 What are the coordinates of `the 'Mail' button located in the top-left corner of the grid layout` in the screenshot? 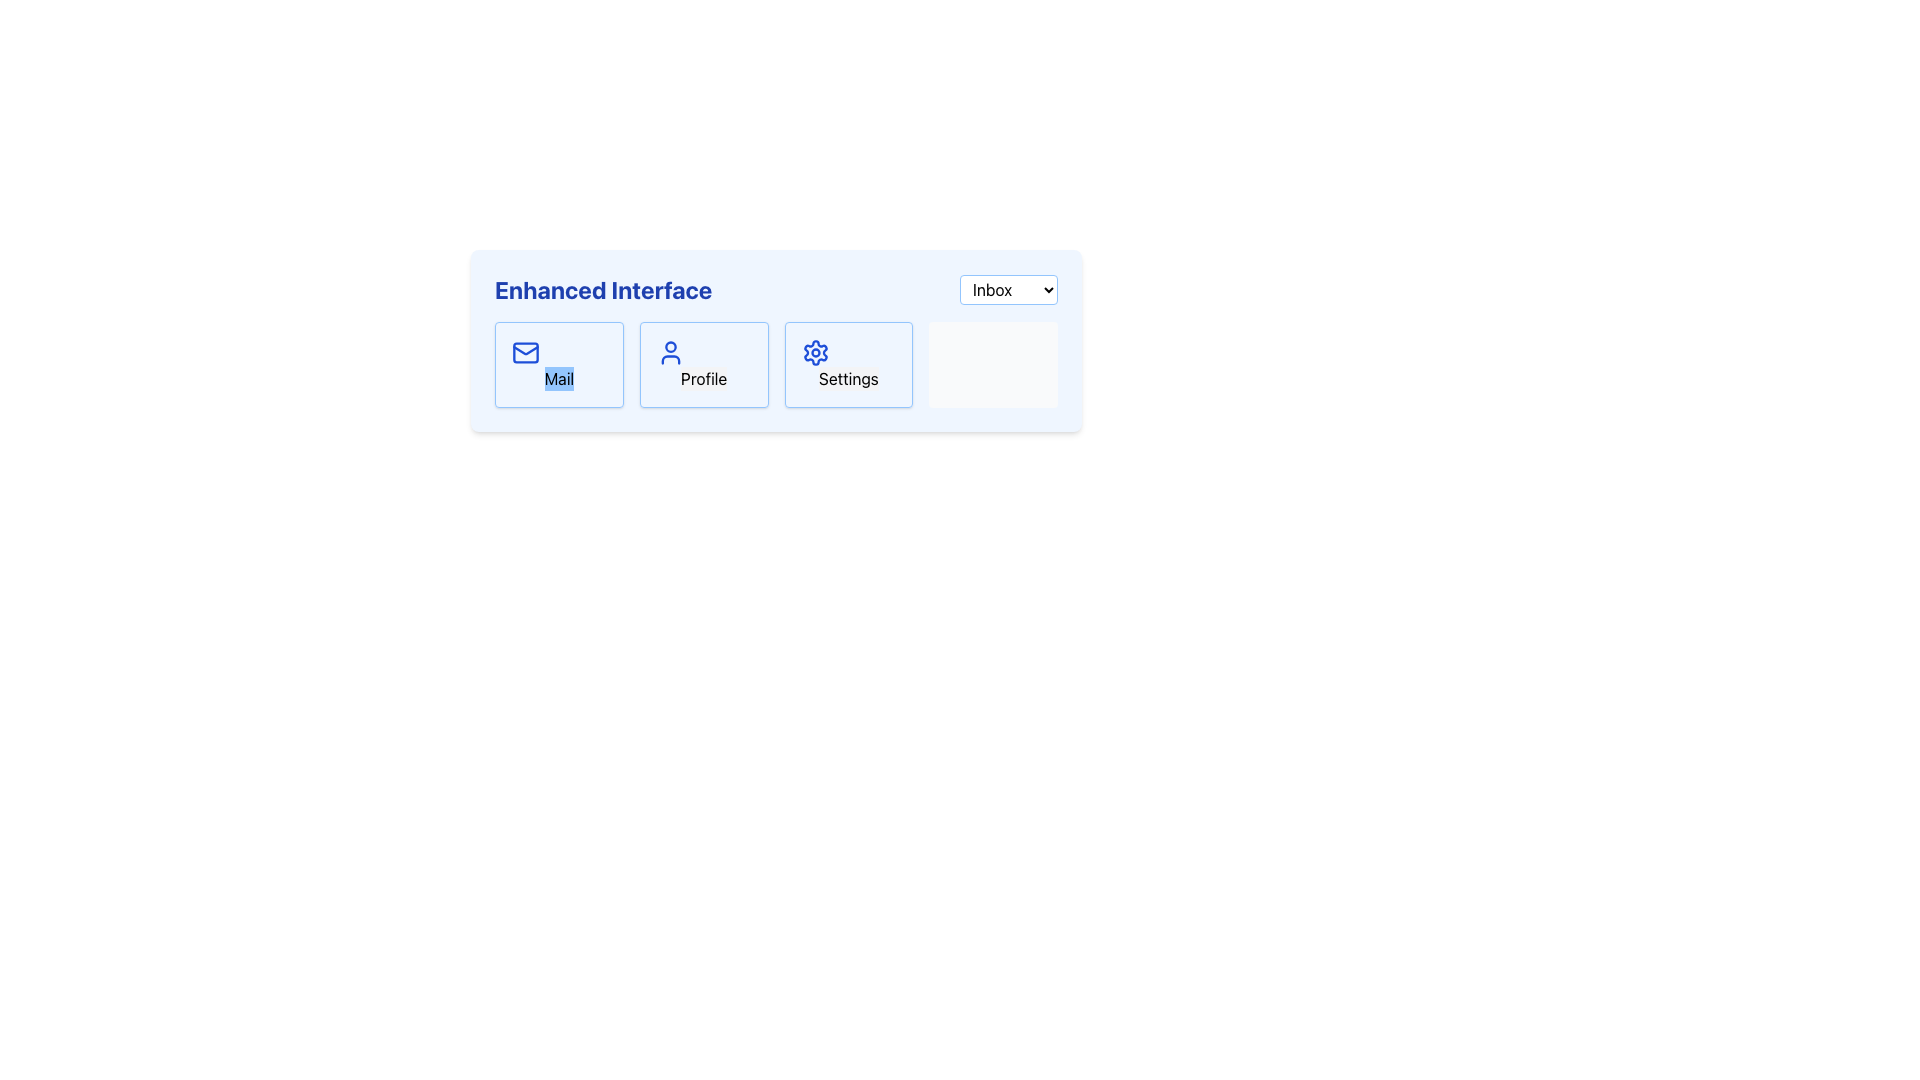 It's located at (559, 365).